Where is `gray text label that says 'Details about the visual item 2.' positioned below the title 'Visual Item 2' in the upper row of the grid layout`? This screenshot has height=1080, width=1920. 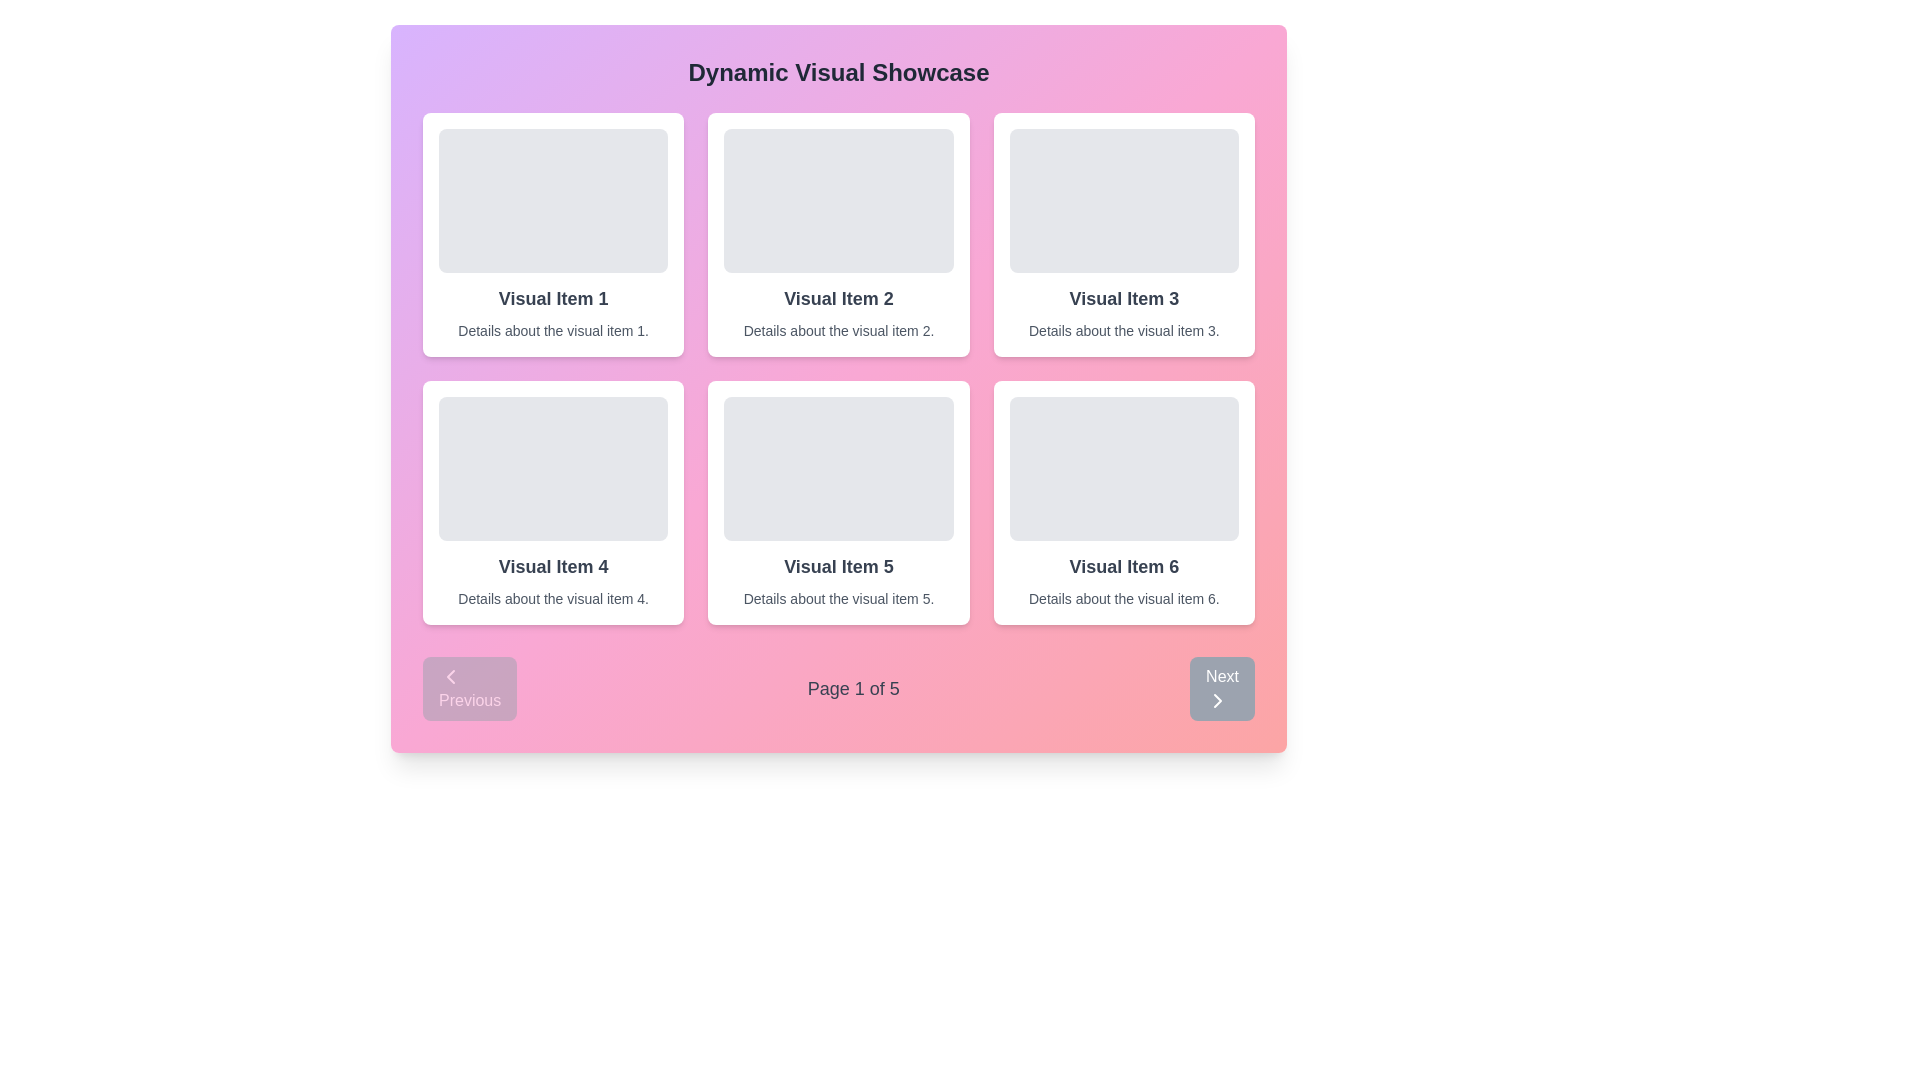 gray text label that says 'Details about the visual item 2.' positioned below the title 'Visual Item 2' in the upper row of the grid layout is located at coordinates (839, 330).